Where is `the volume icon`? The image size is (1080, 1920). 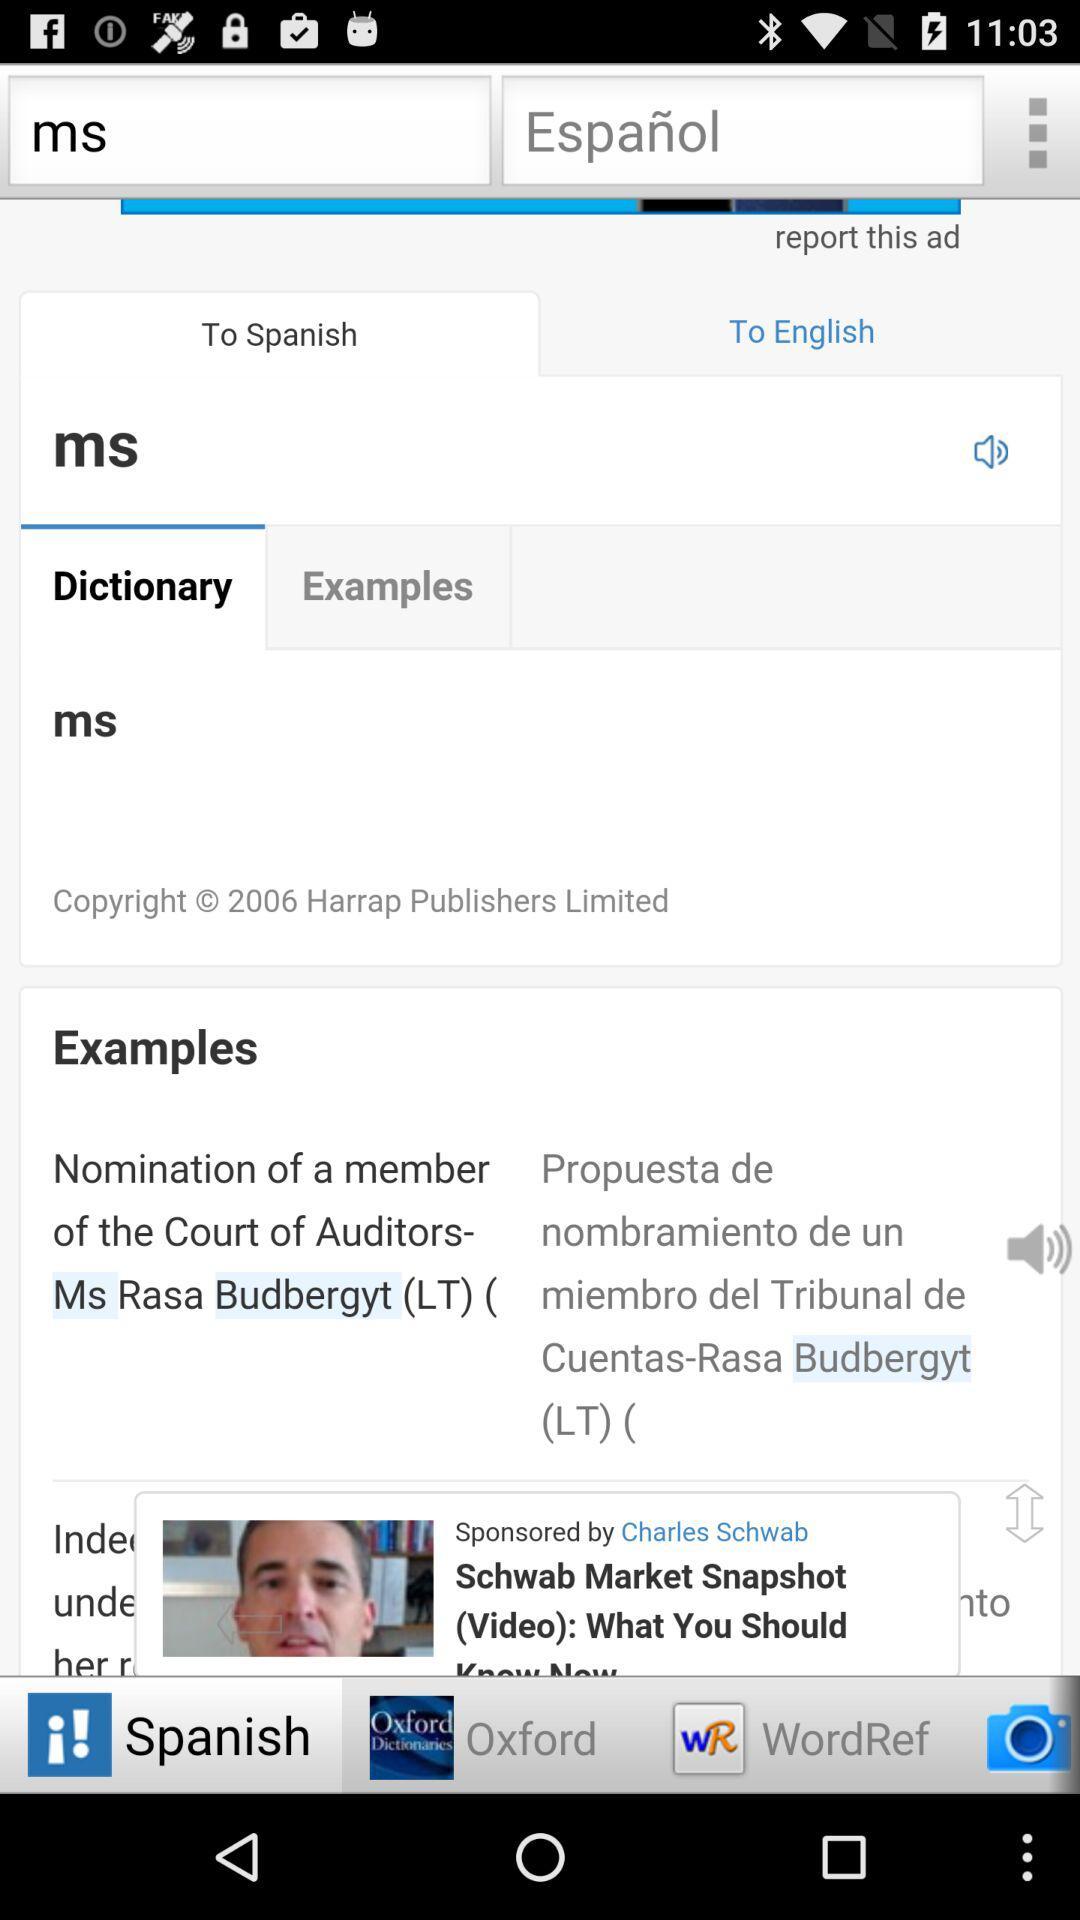
the volume icon is located at coordinates (1036, 1335).